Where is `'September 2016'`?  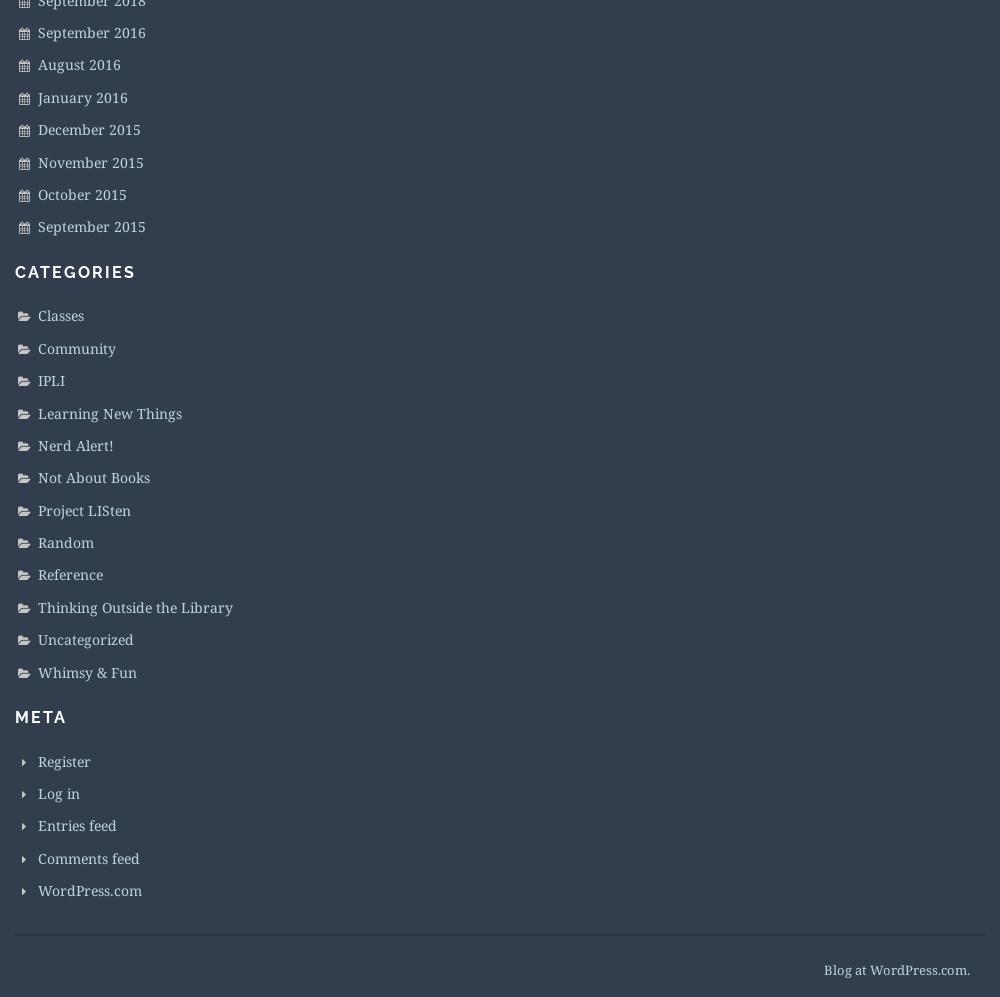
'September 2016' is located at coordinates (91, 32).